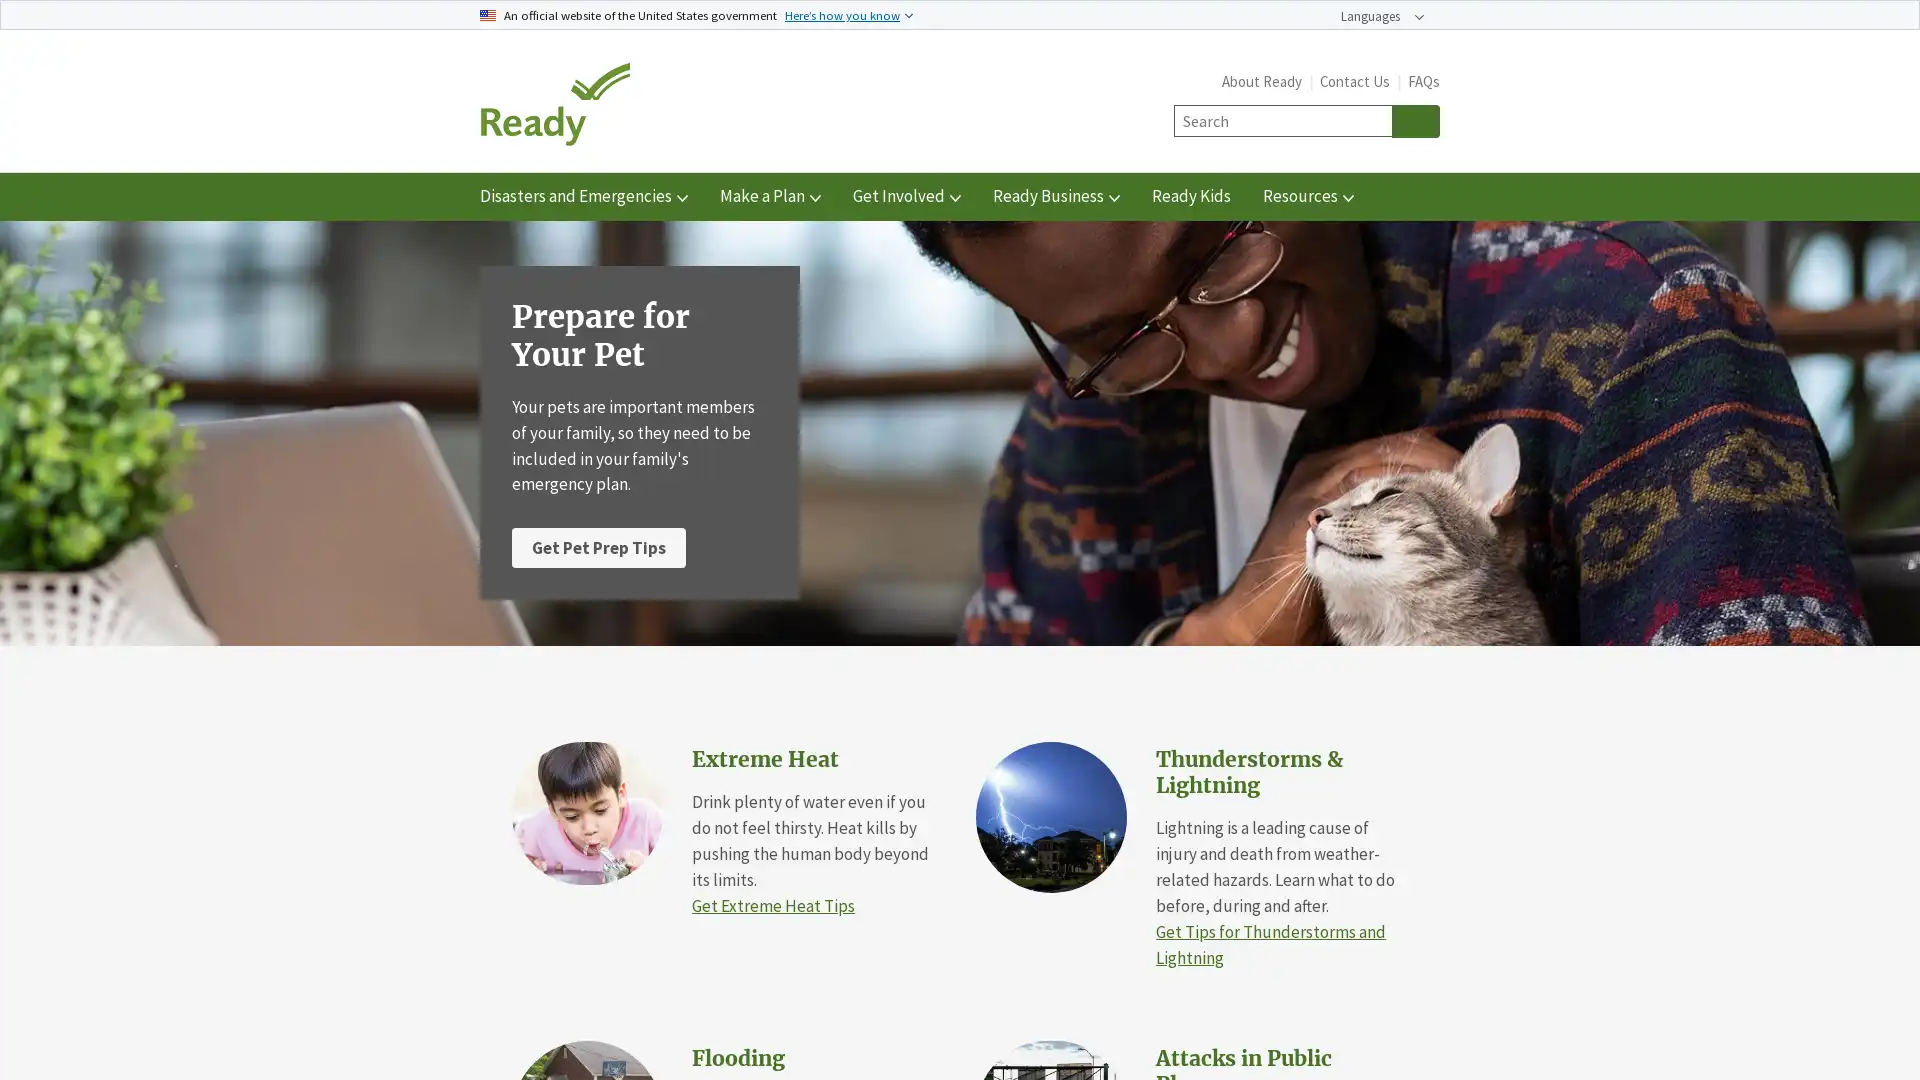 The image size is (1920, 1080). I want to click on Make a Plan, so click(769, 196).